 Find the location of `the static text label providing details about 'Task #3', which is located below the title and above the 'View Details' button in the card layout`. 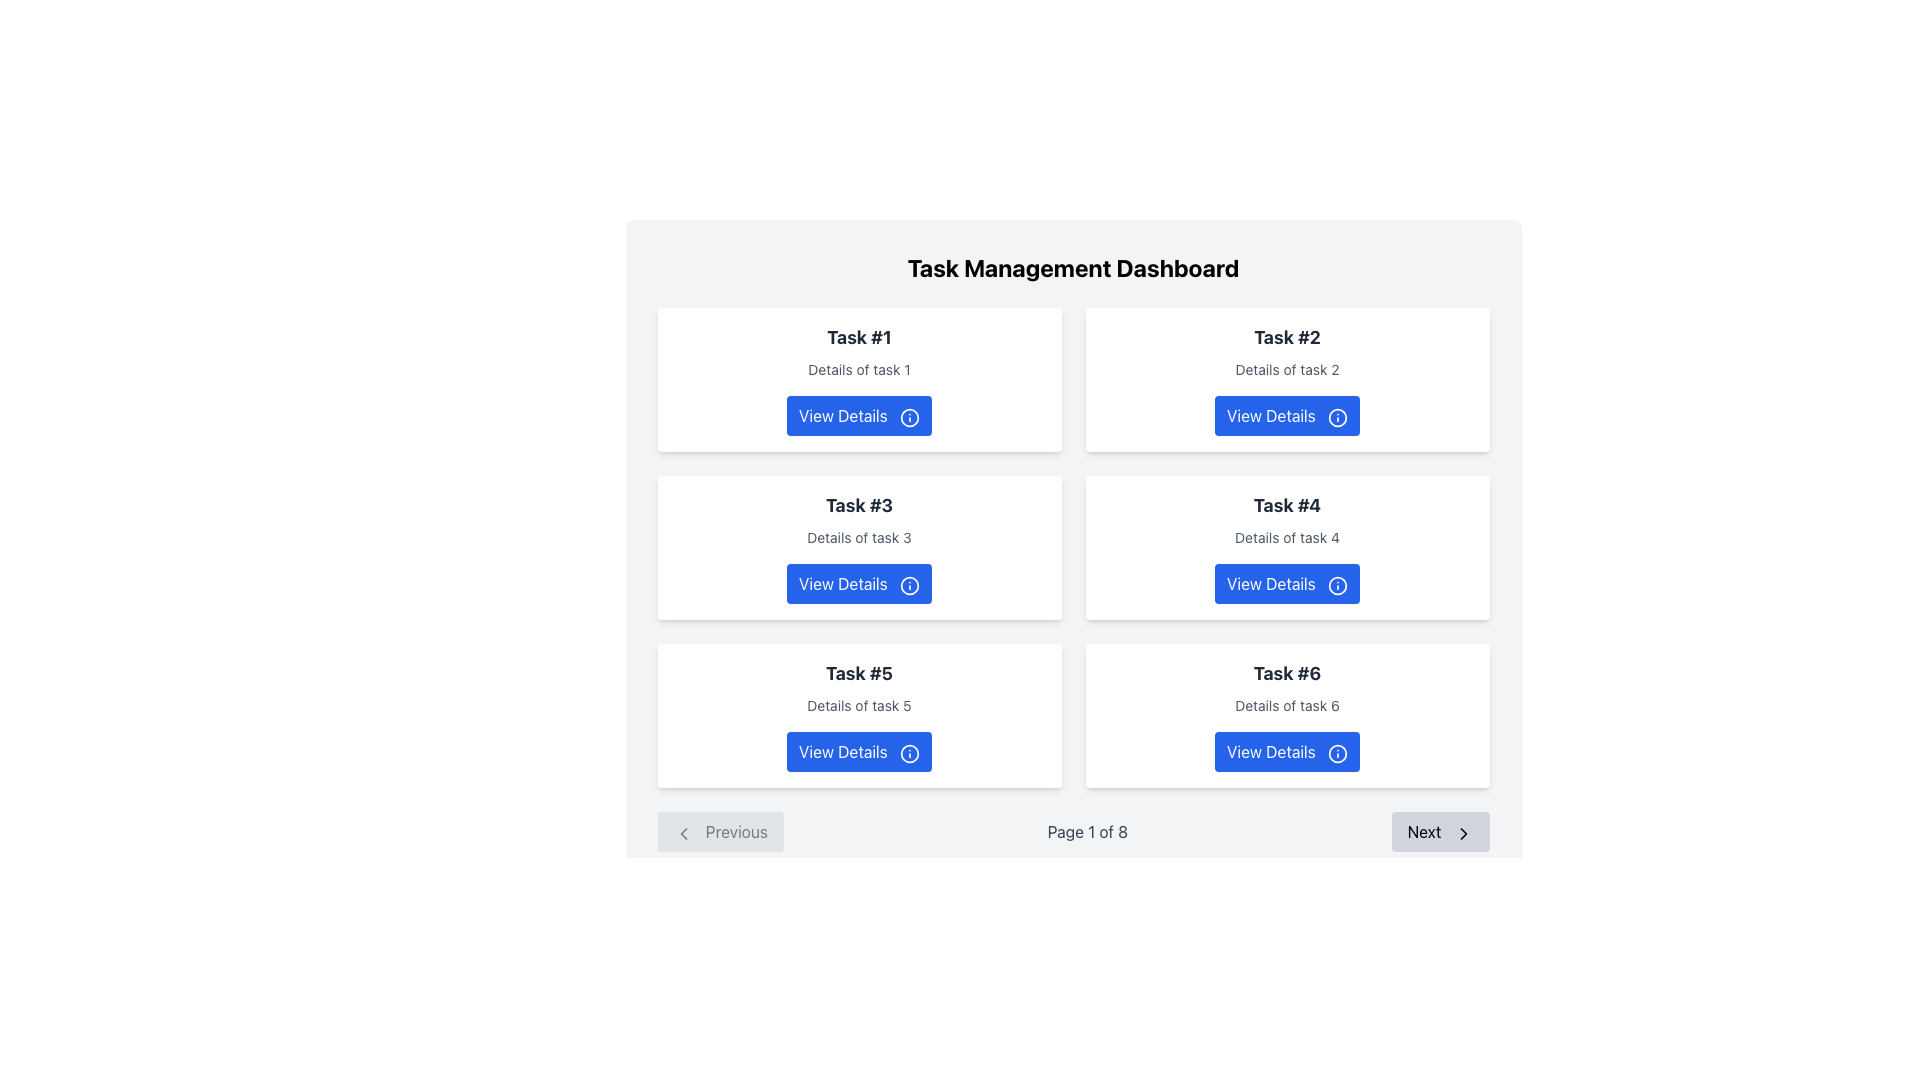

the static text label providing details about 'Task #3', which is located below the title and above the 'View Details' button in the card layout is located at coordinates (859, 536).